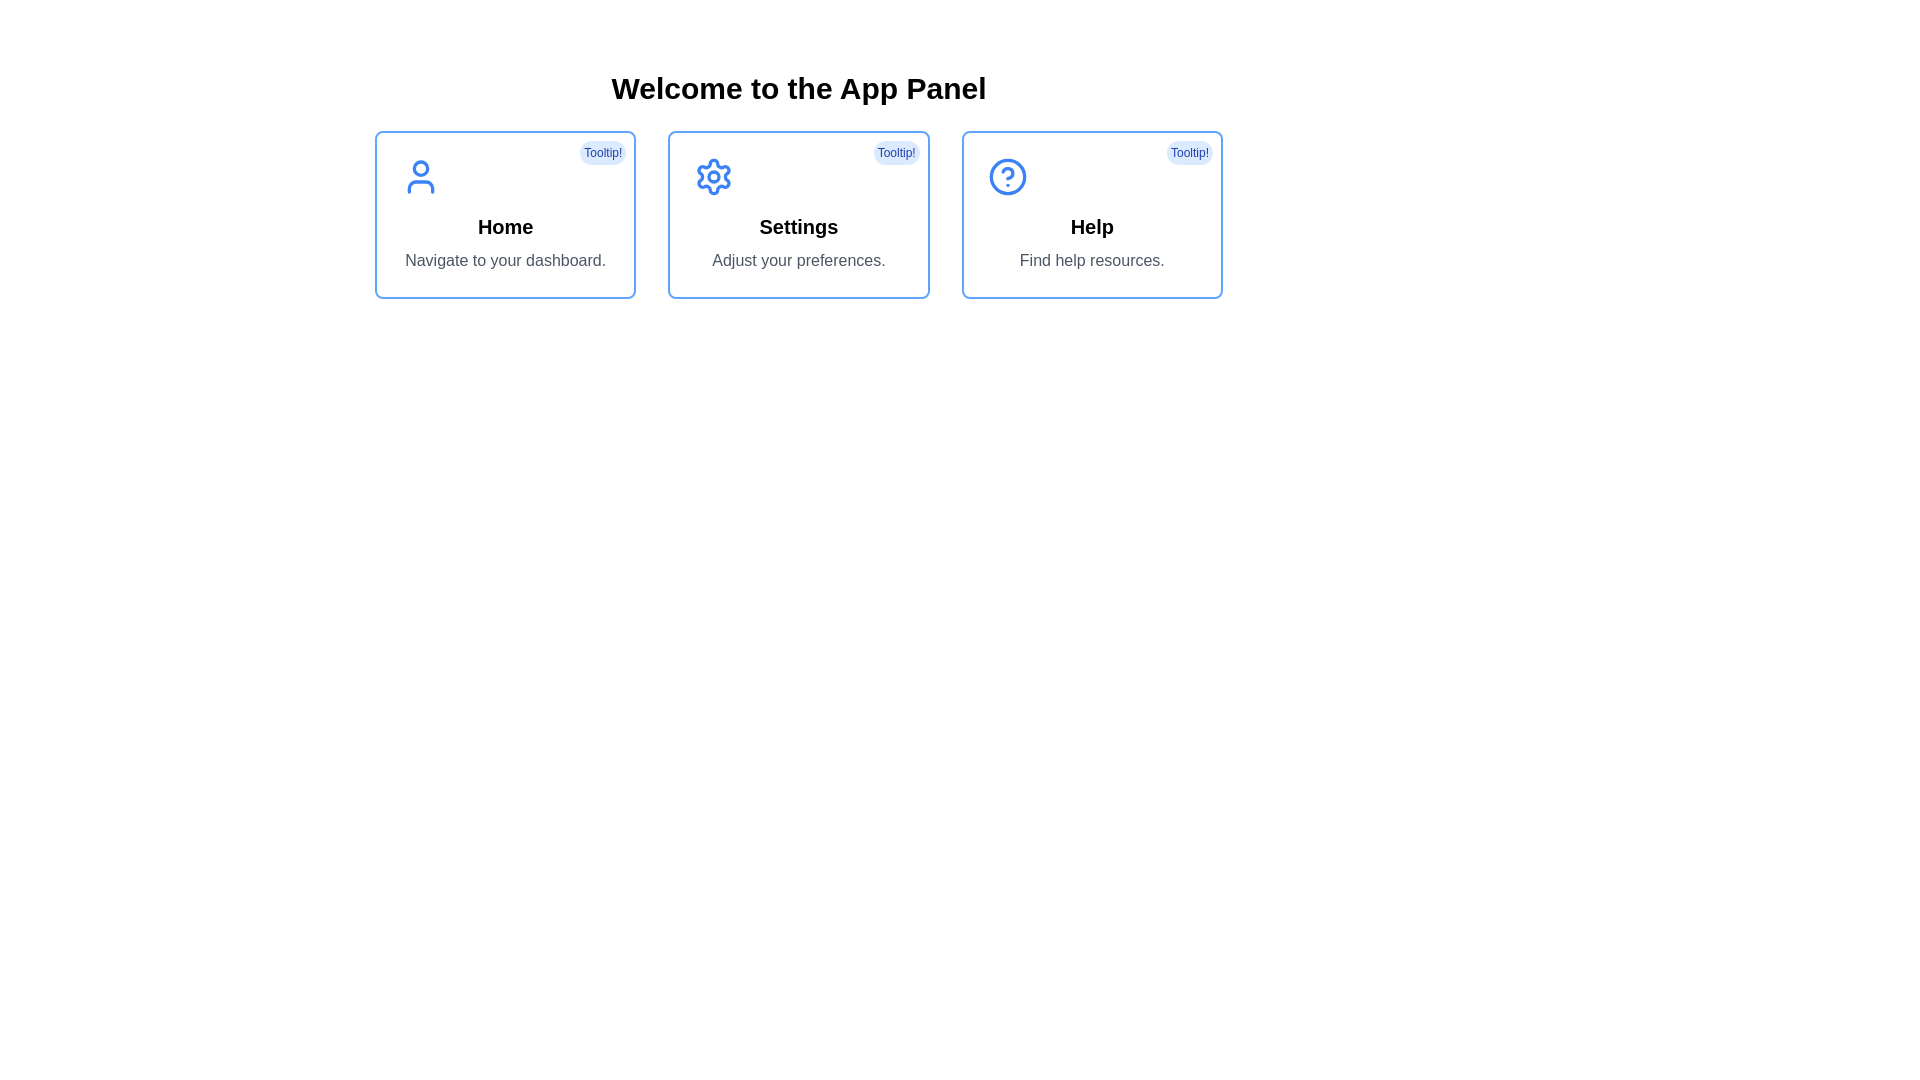 The width and height of the screenshot is (1920, 1080). Describe the element at coordinates (420, 186) in the screenshot. I see `the lower part of the 'user' icon located centrally within the 'Home' panel, the first panel from the left in the top row of the interface` at that location.